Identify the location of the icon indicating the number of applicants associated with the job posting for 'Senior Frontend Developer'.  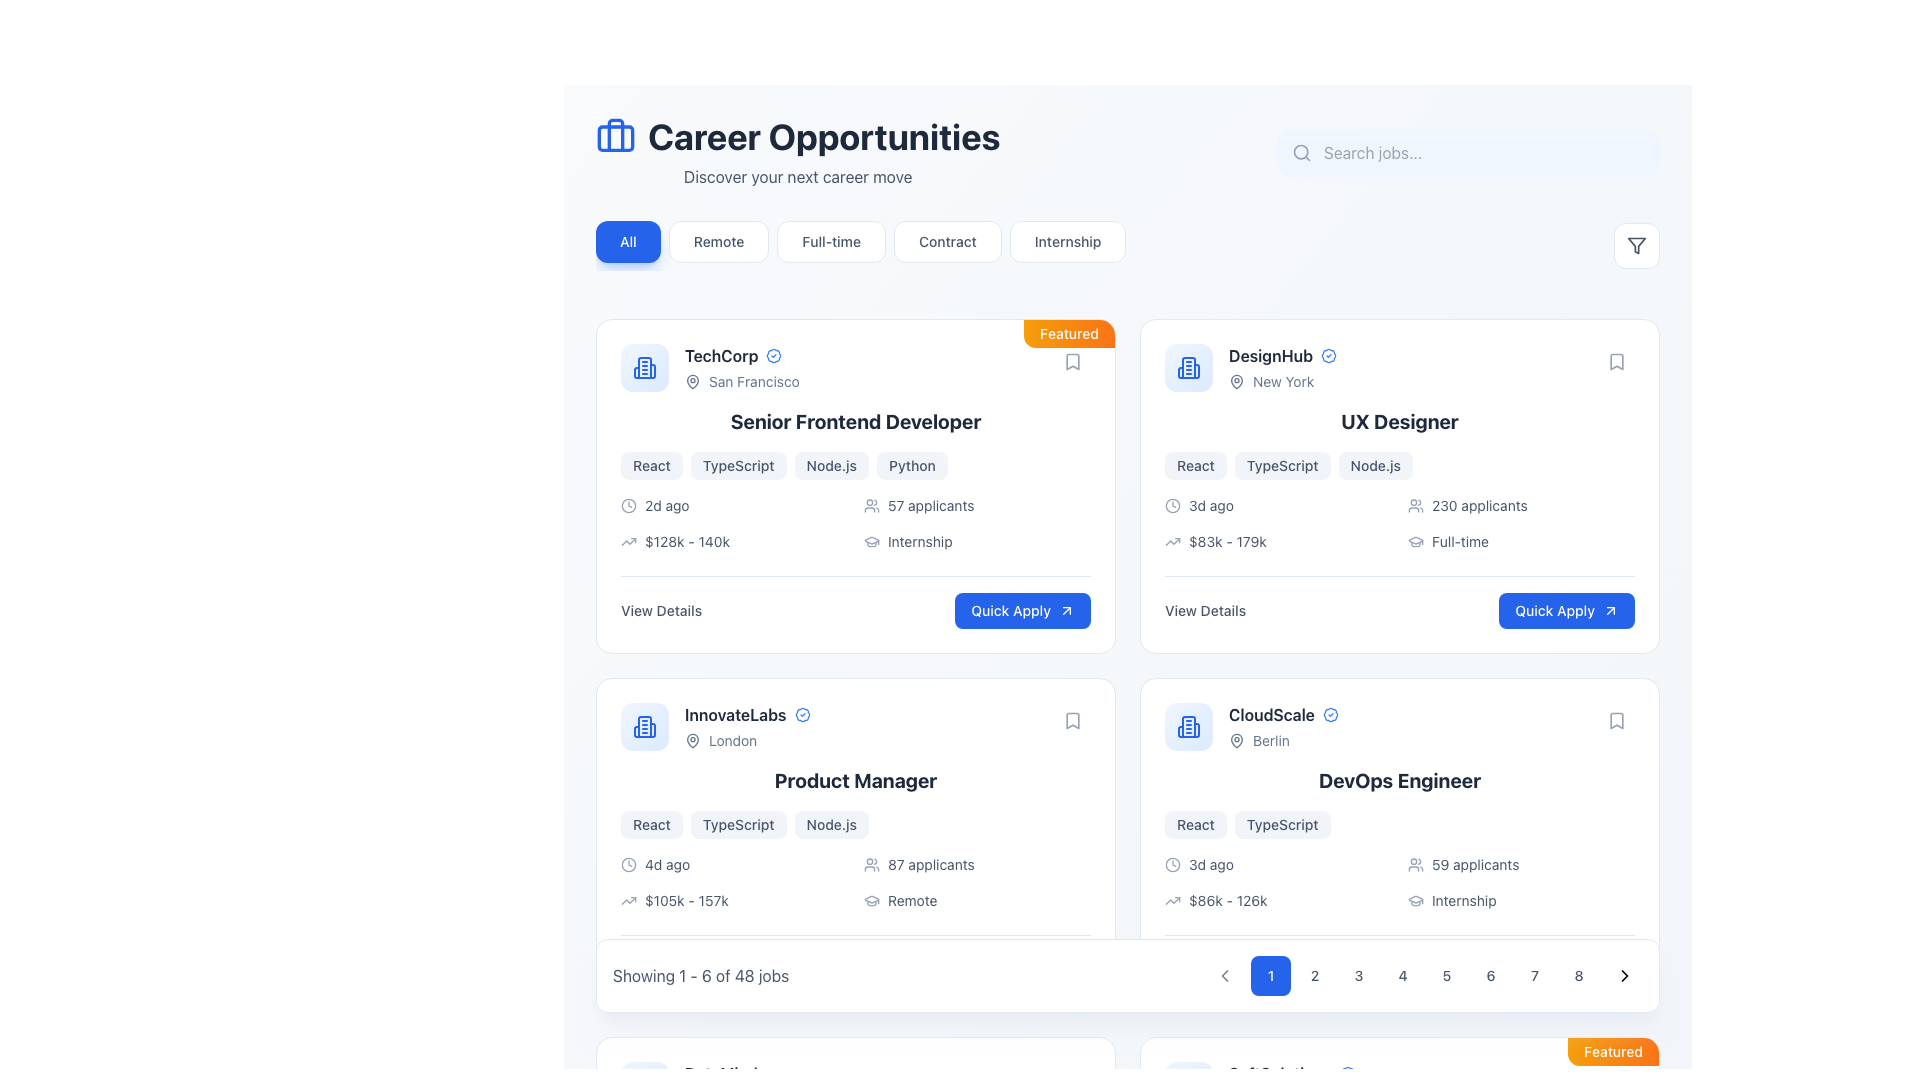
(872, 504).